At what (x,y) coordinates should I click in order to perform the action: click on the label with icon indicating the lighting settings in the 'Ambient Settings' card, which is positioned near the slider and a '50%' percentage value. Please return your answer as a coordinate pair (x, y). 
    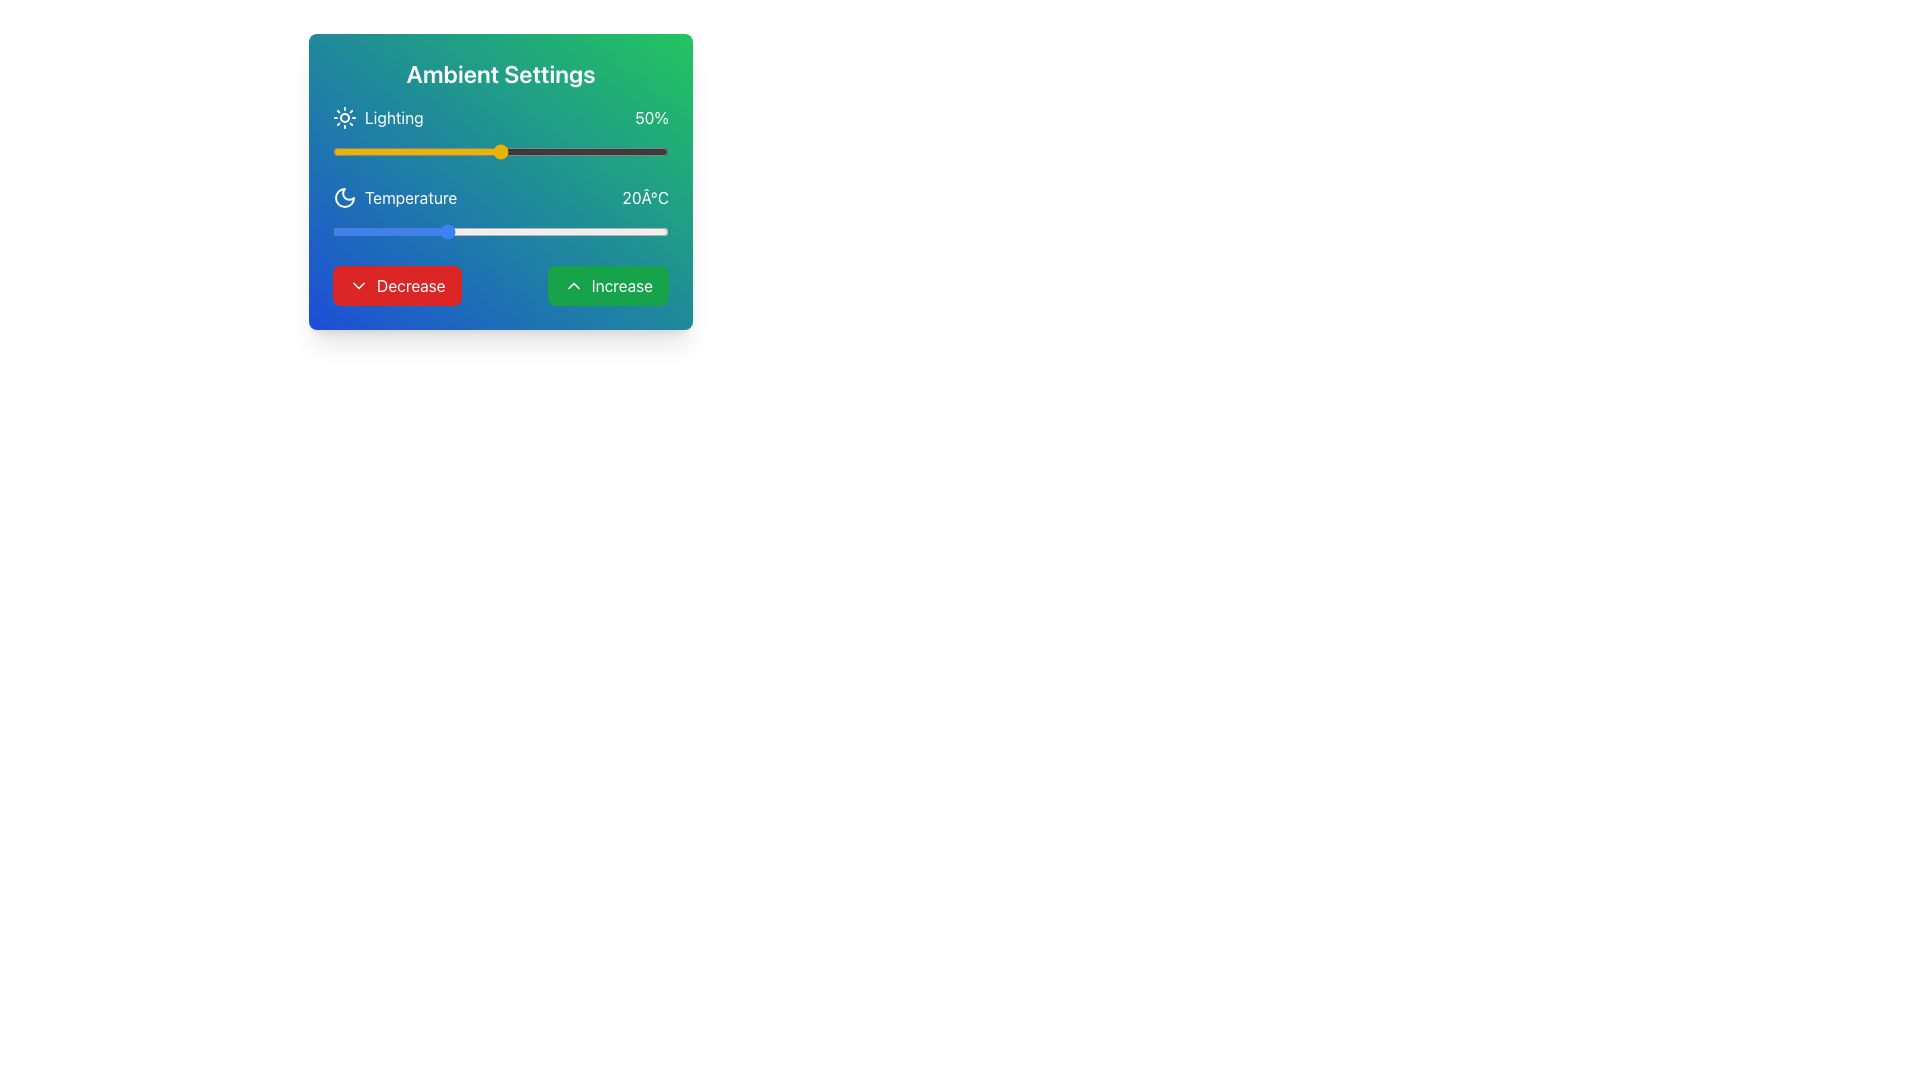
    Looking at the image, I should click on (378, 118).